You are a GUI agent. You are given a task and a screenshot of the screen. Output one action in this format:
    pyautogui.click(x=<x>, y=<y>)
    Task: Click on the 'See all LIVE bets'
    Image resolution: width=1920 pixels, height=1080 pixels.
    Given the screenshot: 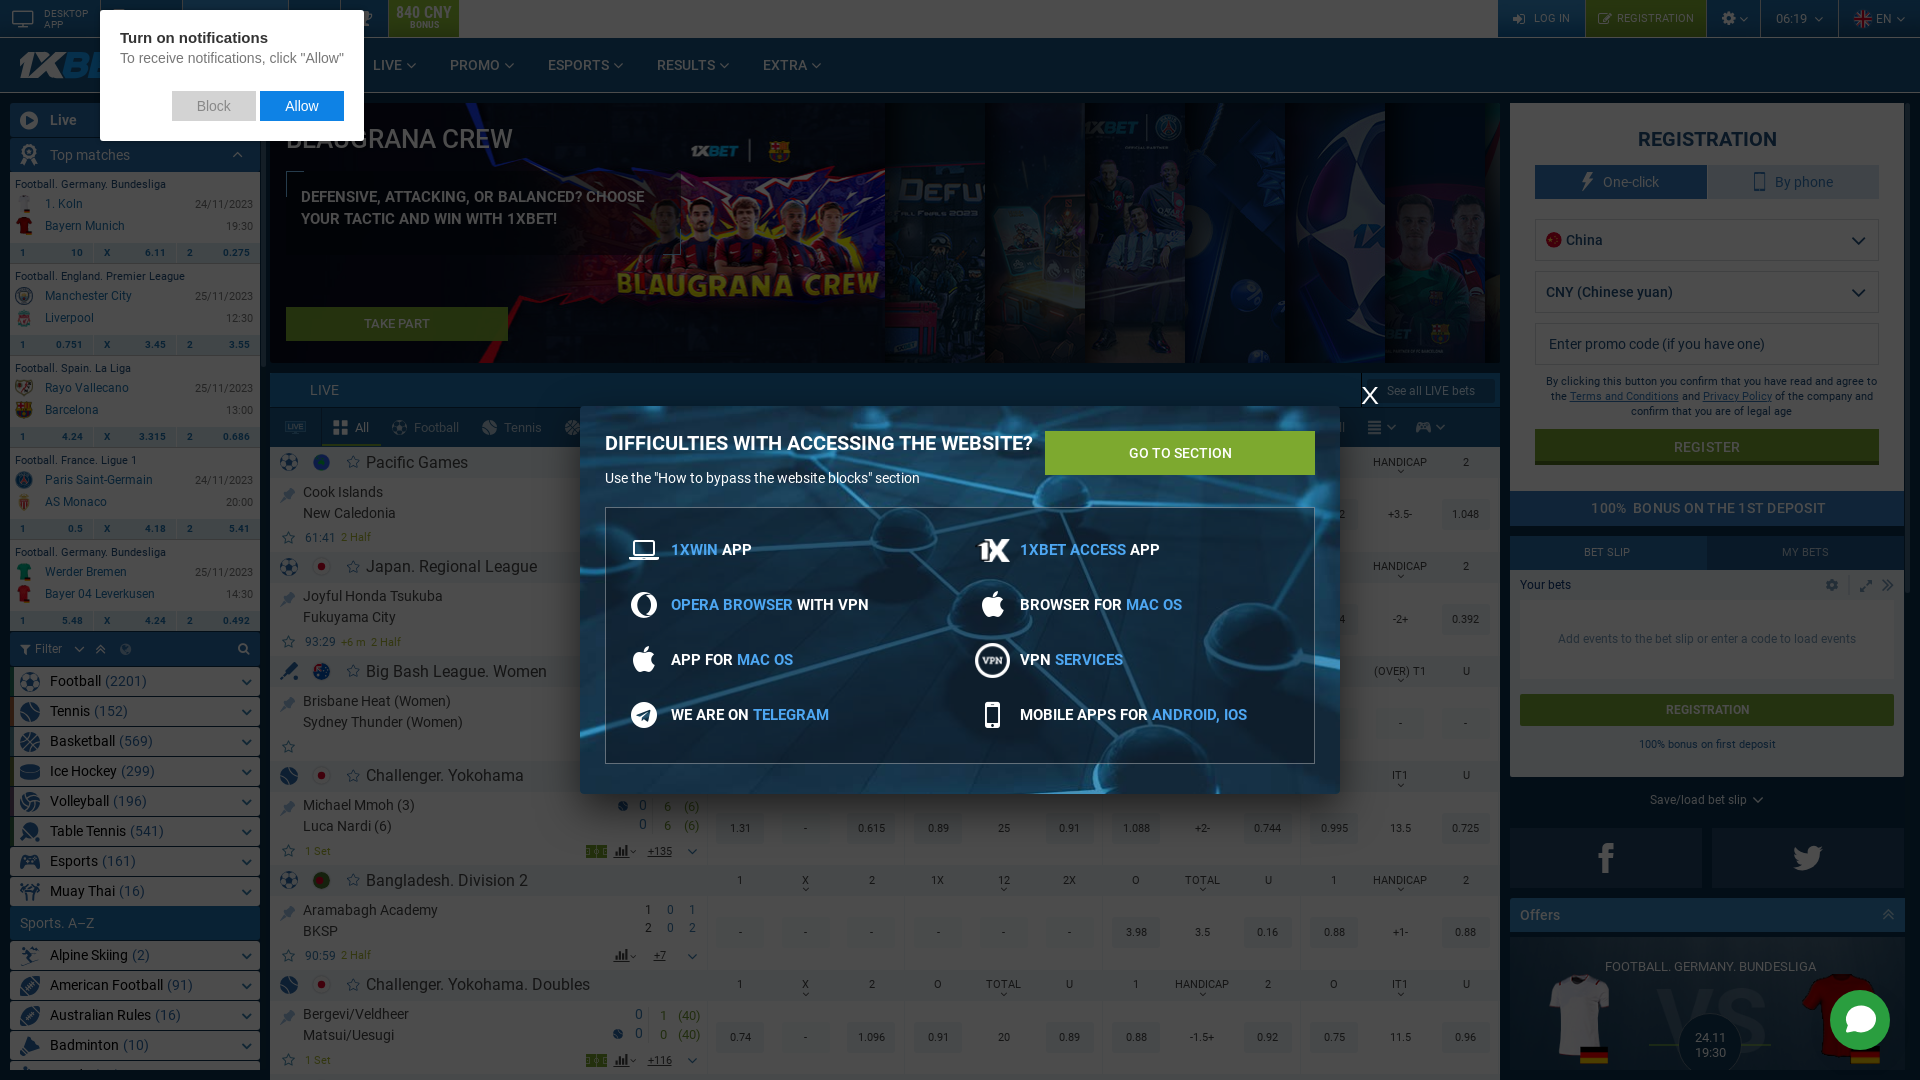 What is the action you would take?
    pyautogui.click(x=1429, y=390)
    